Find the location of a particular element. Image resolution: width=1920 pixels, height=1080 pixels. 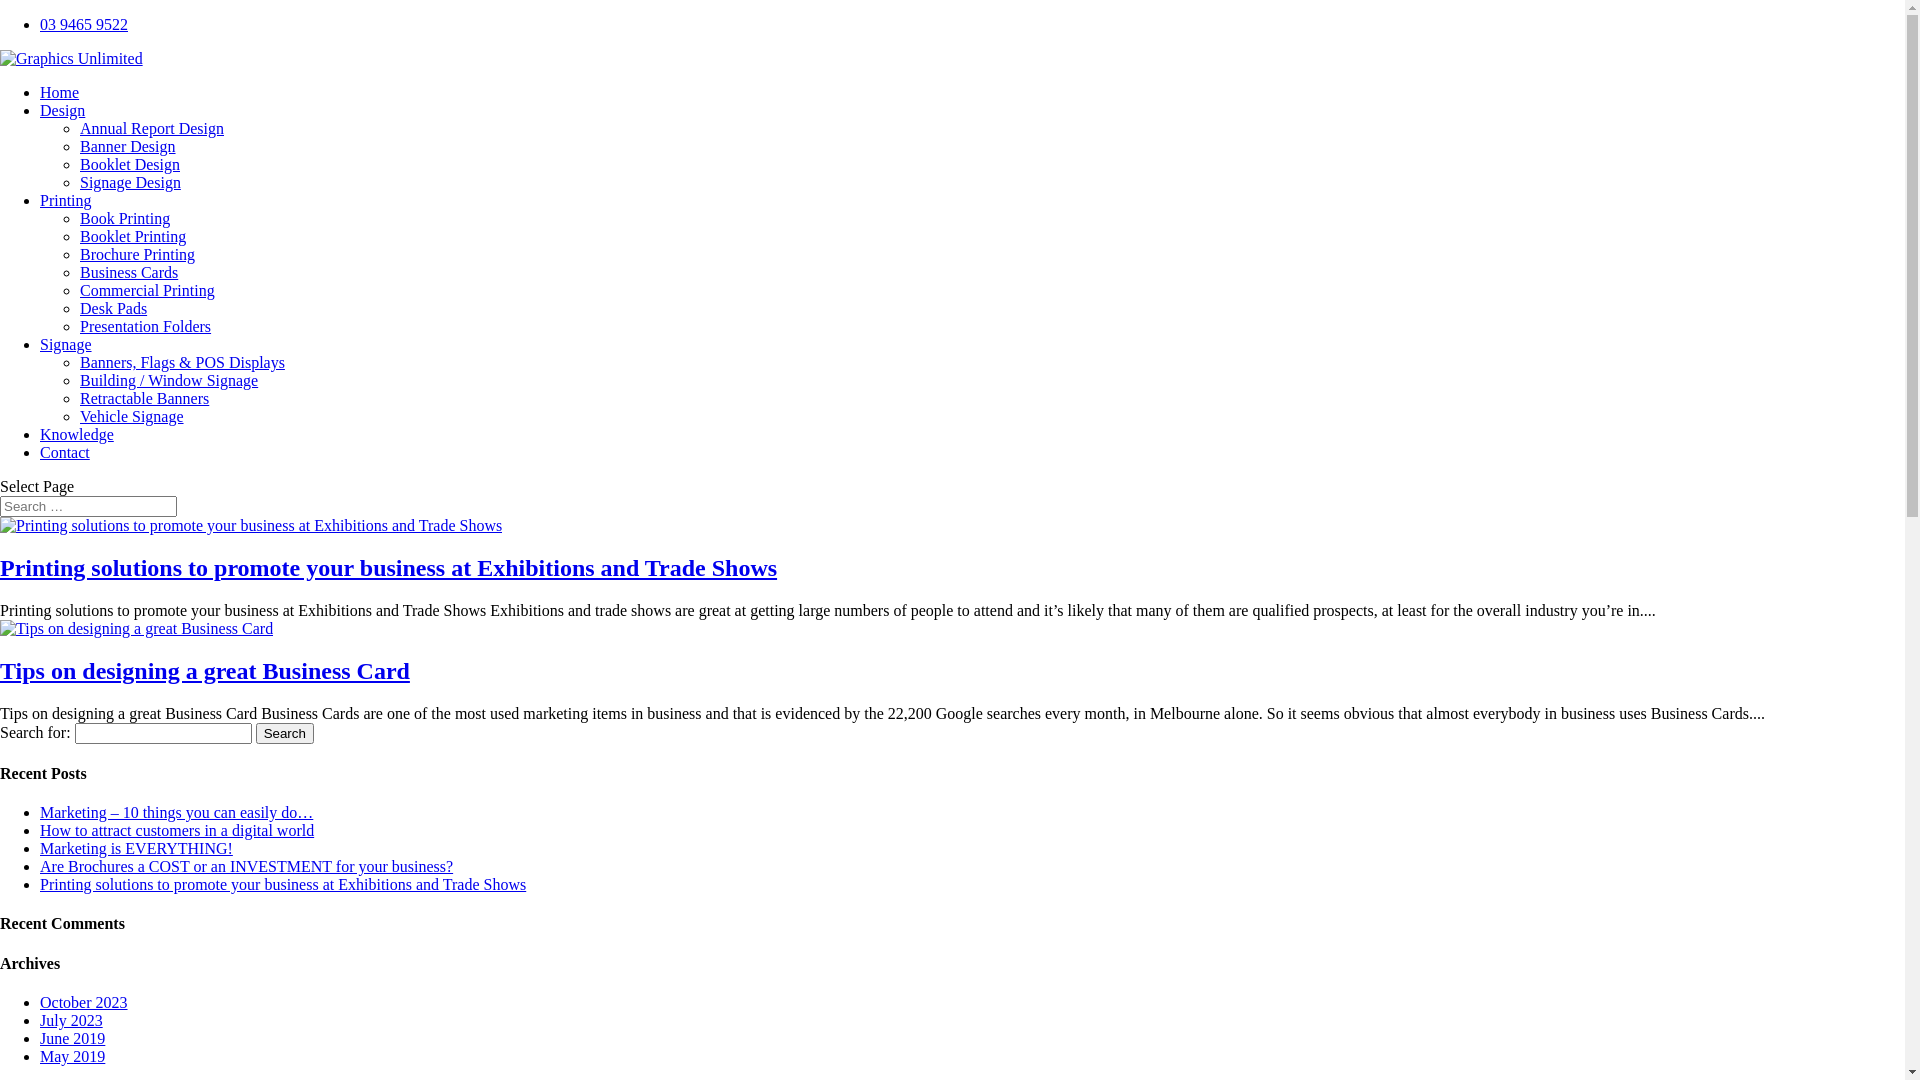

'Signage Design' is located at coordinates (129, 182).